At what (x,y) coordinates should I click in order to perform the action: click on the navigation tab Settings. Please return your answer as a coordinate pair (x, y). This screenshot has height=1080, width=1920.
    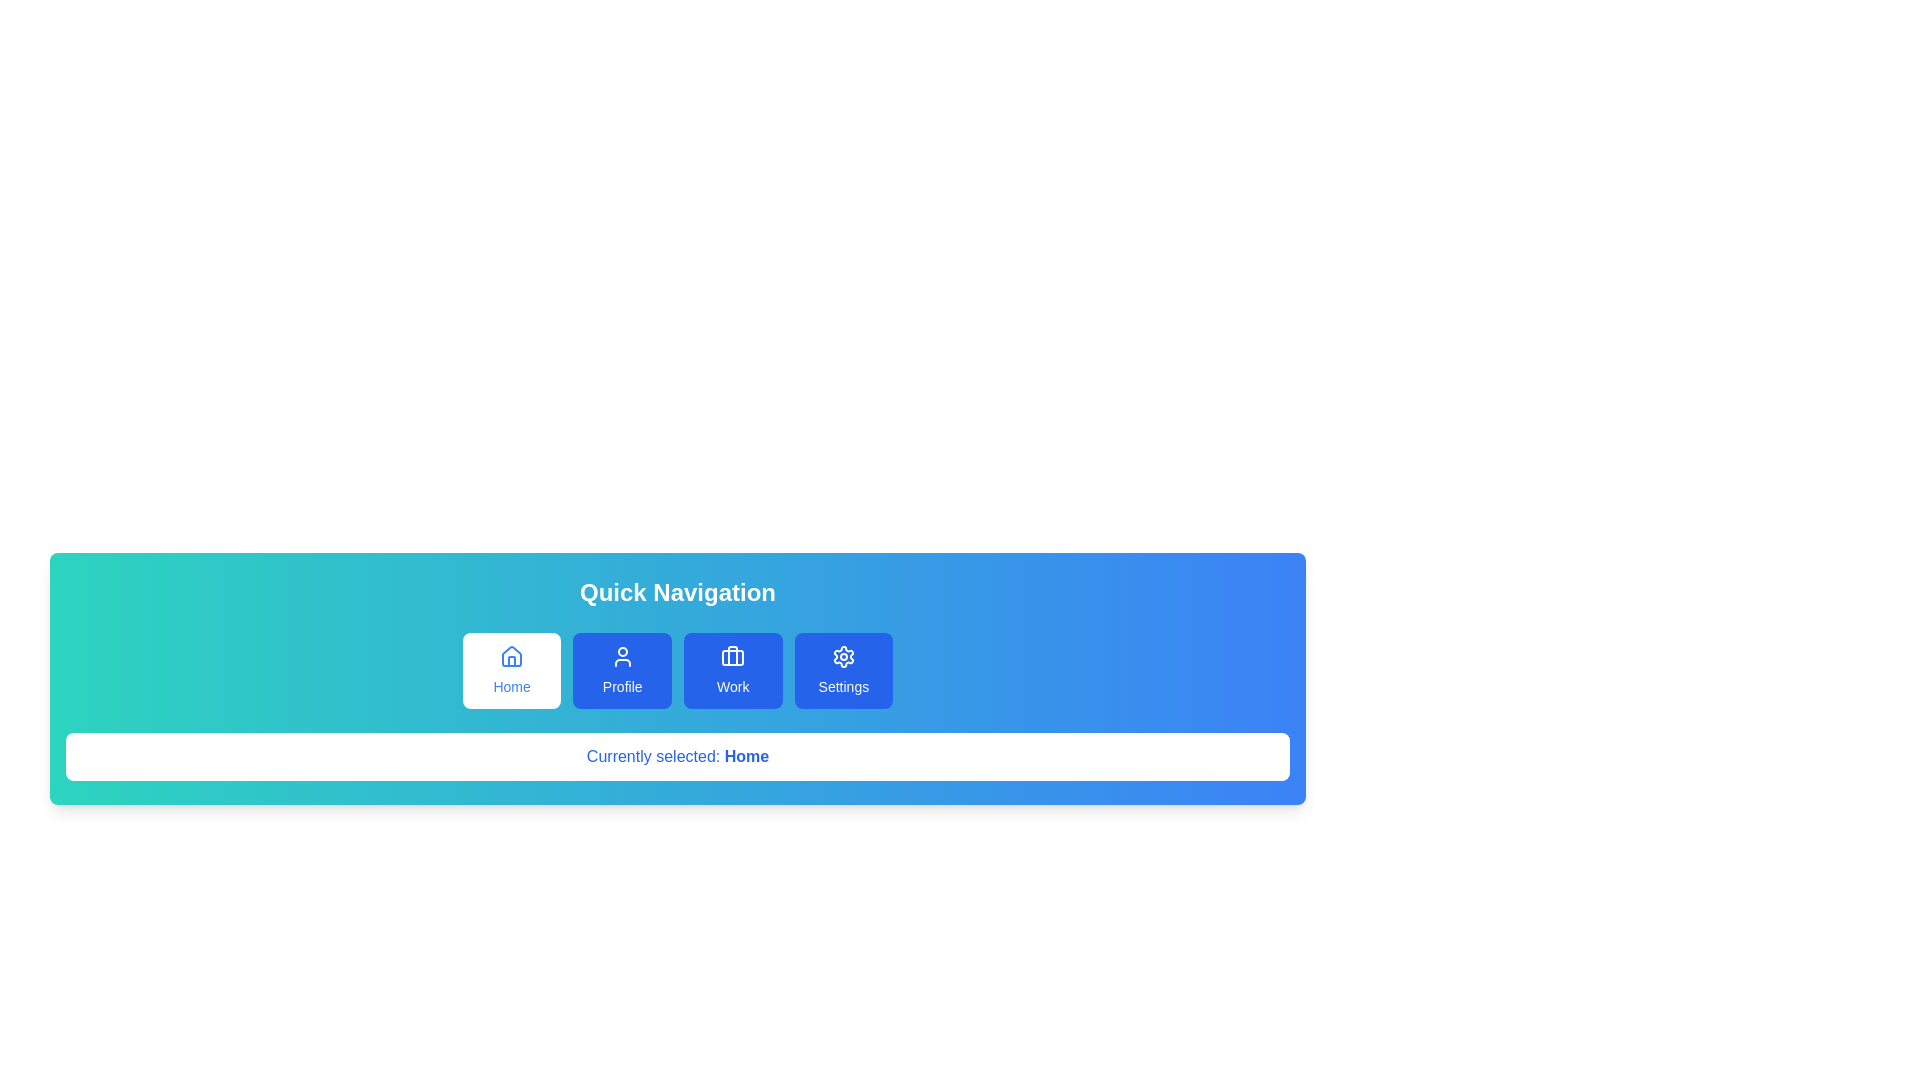
    Looking at the image, I should click on (843, 671).